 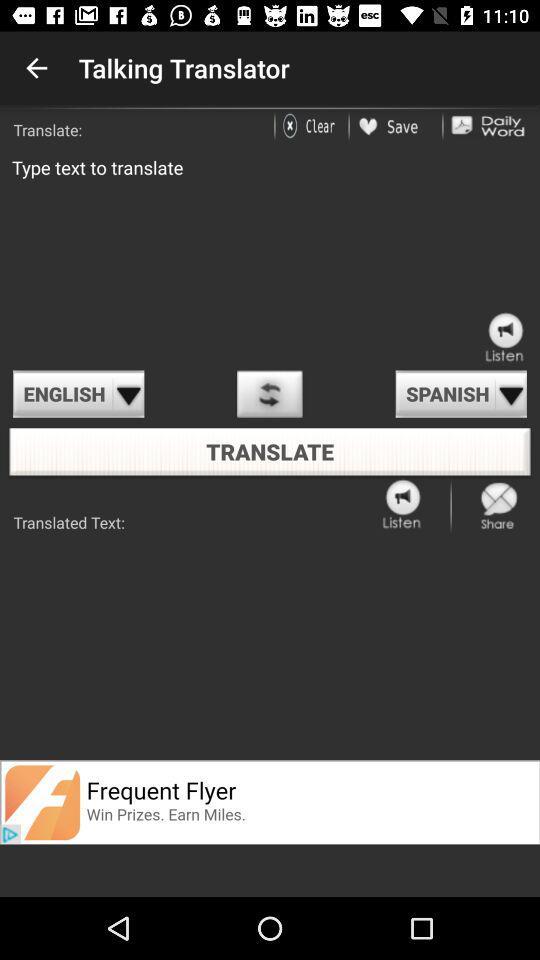 What do you see at coordinates (269, 393) in the screenshot?
I see `click reload` at bounding box center [269, 393].